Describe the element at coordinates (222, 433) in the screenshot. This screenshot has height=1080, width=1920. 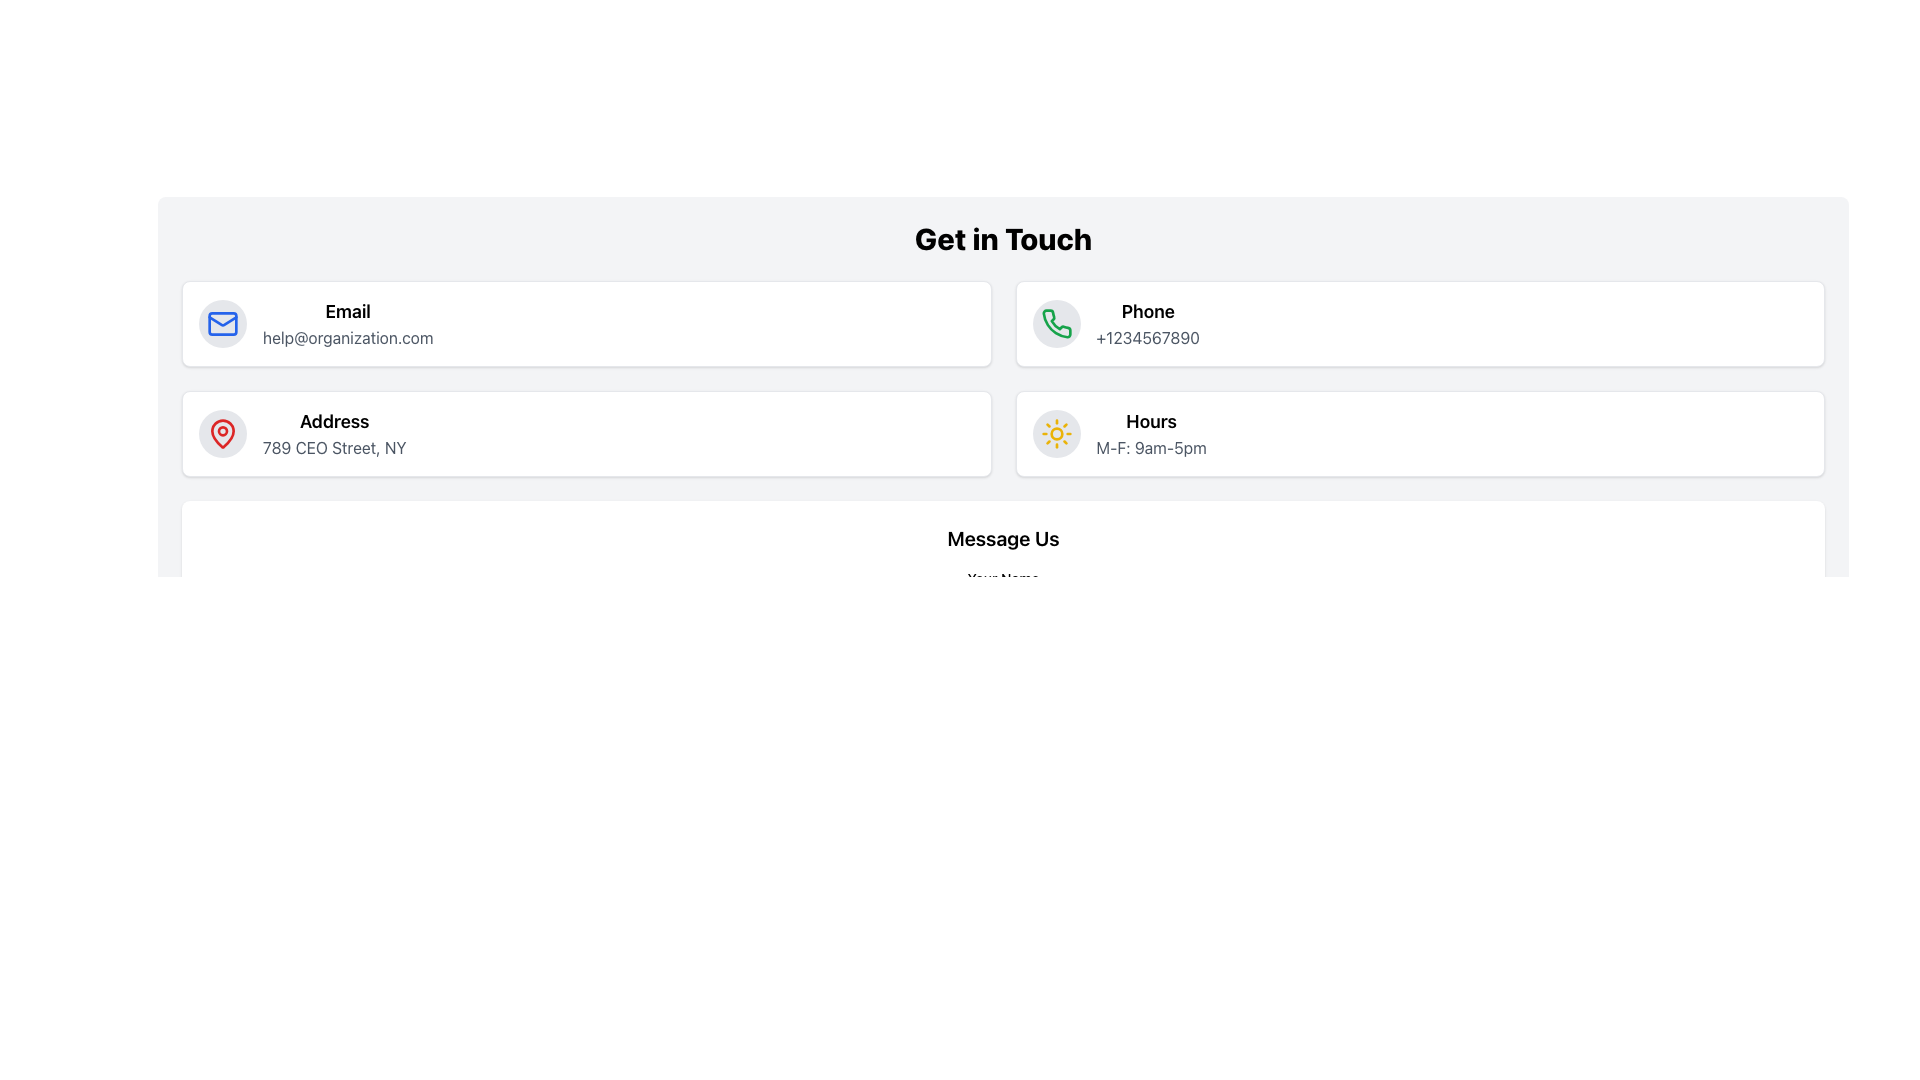
I see `the red map pin icon, which is a scalable vector graphic (SVG) located in the top-left corner of the Address section in the 'Get in Touch' layout` at that location.